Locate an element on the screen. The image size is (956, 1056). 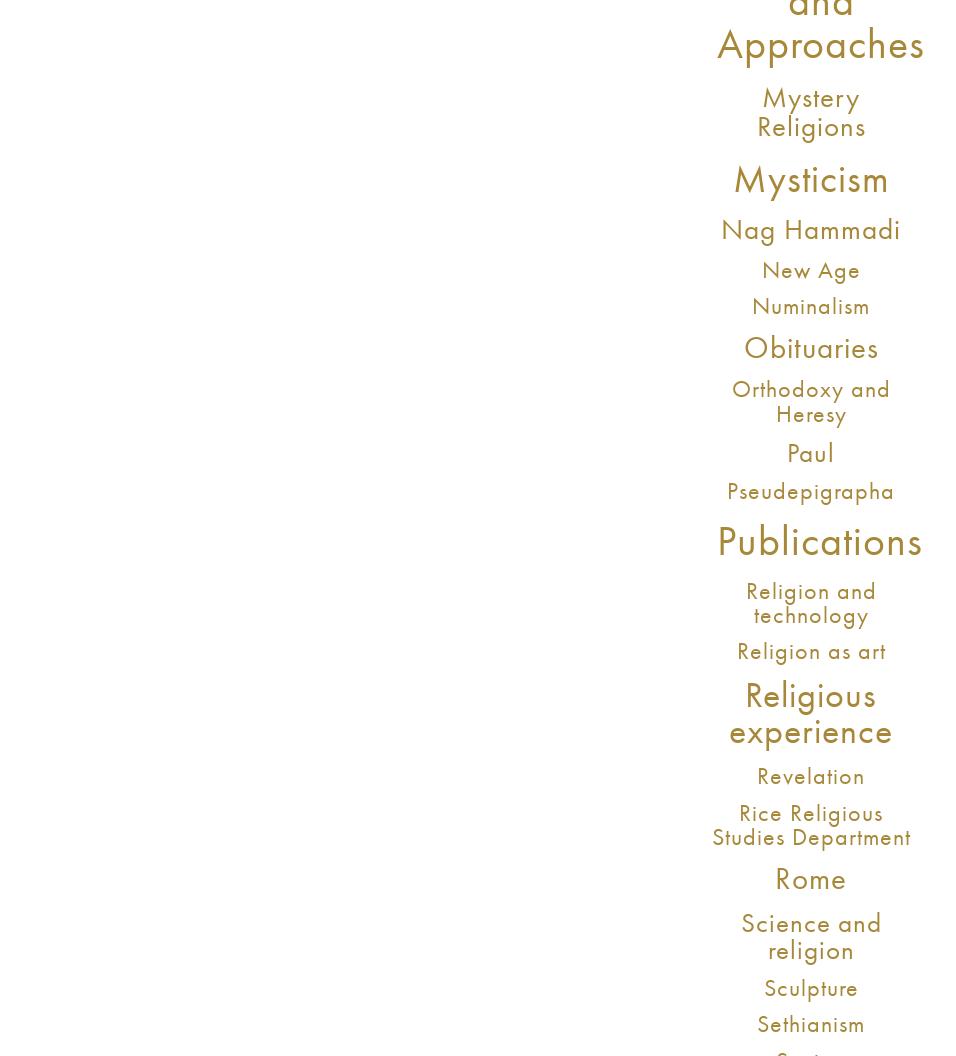
'Rome' is located at coordinates (809, 876).